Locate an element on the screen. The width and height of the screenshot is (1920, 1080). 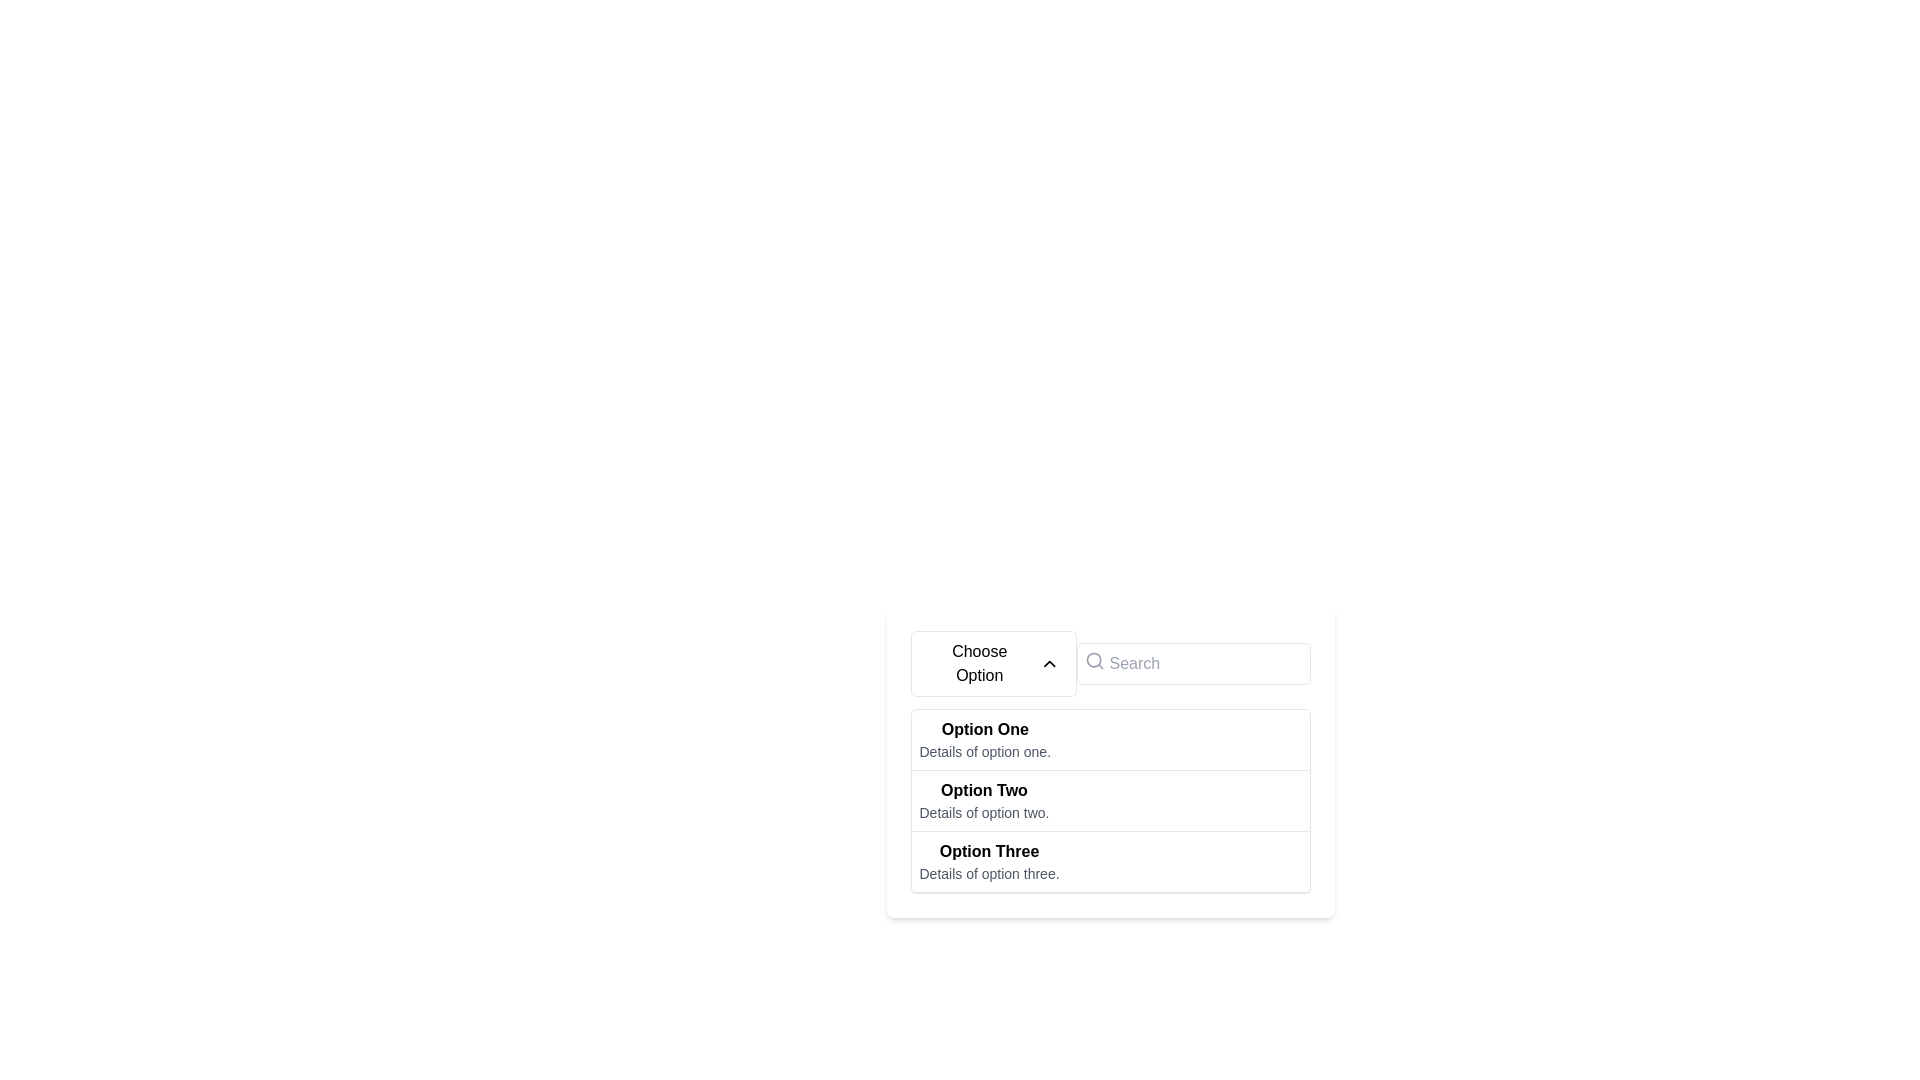
the third option in the dropdown menu, which is located below 'Option Two' and provides additional details is located at coordinates (989, 860).